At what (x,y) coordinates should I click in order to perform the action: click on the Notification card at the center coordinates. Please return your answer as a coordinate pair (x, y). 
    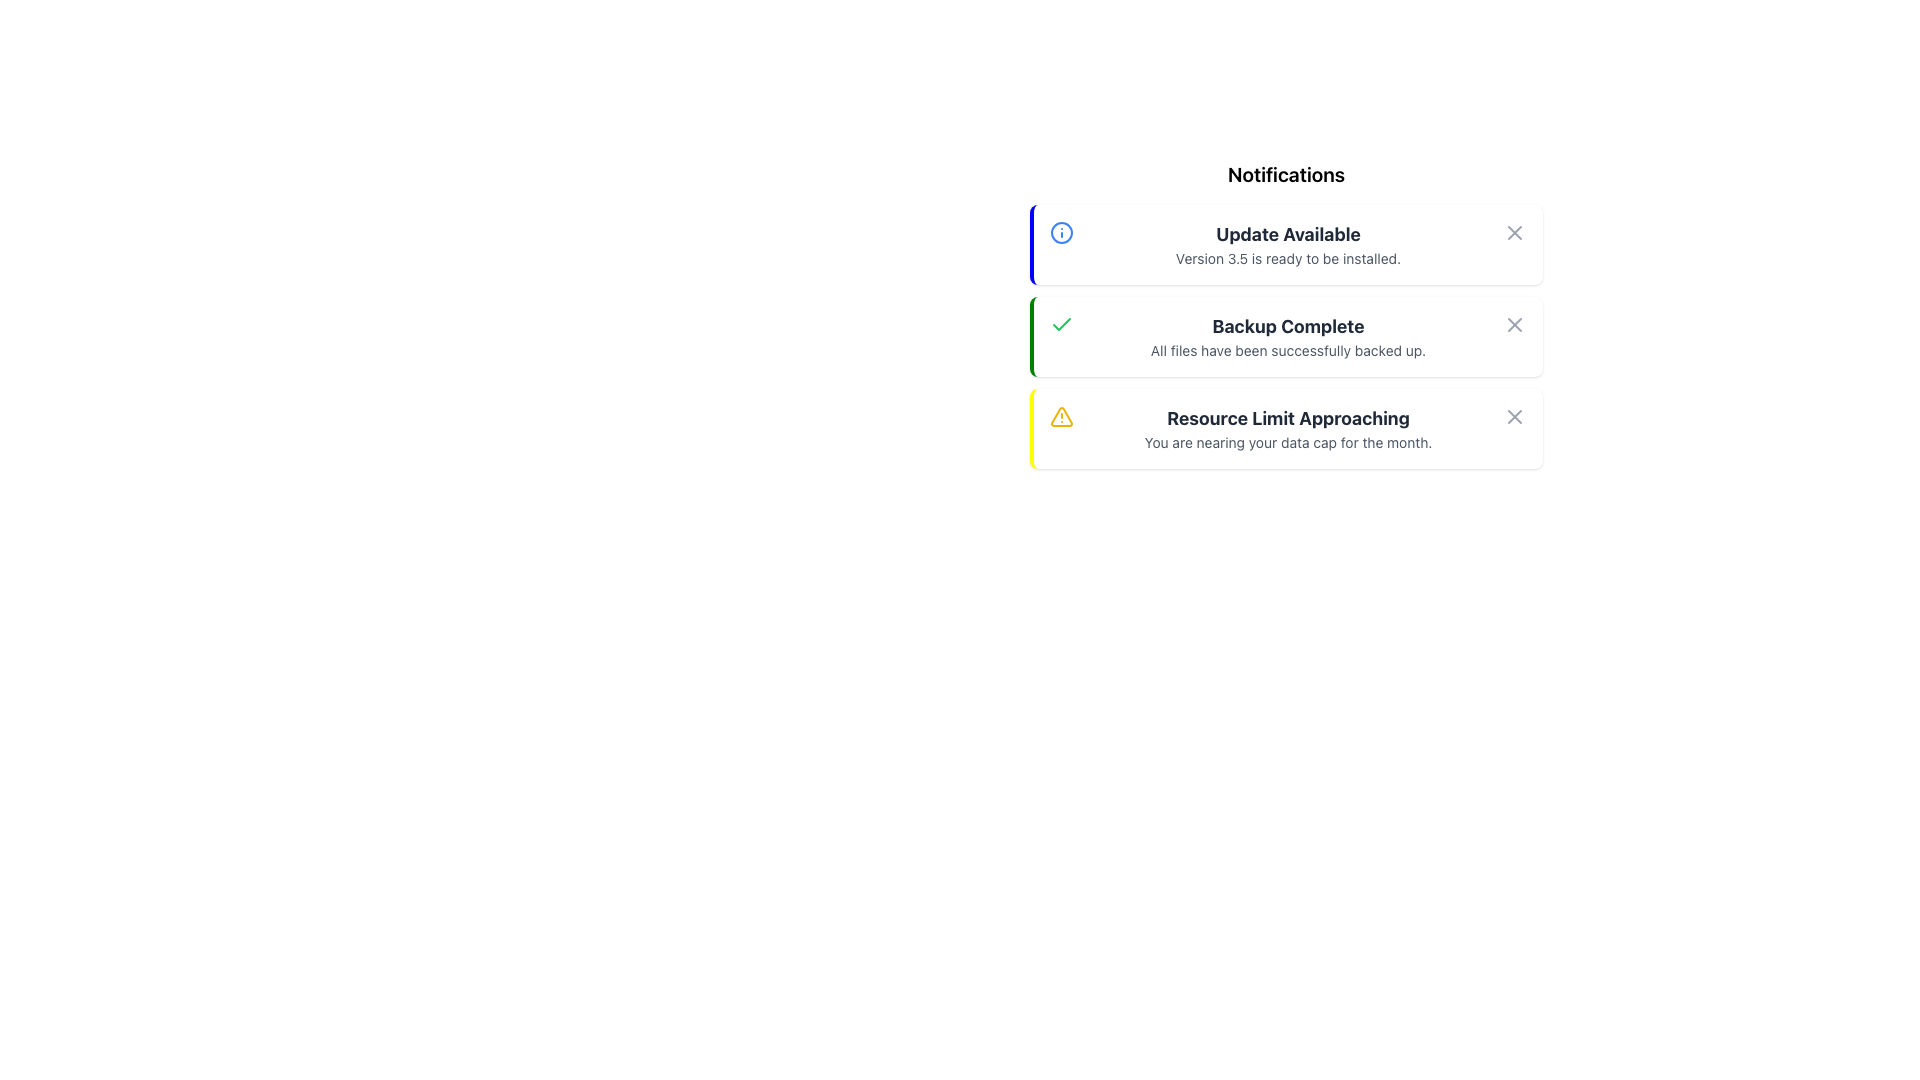
    Looking at the image, I should click on (1286, 244).